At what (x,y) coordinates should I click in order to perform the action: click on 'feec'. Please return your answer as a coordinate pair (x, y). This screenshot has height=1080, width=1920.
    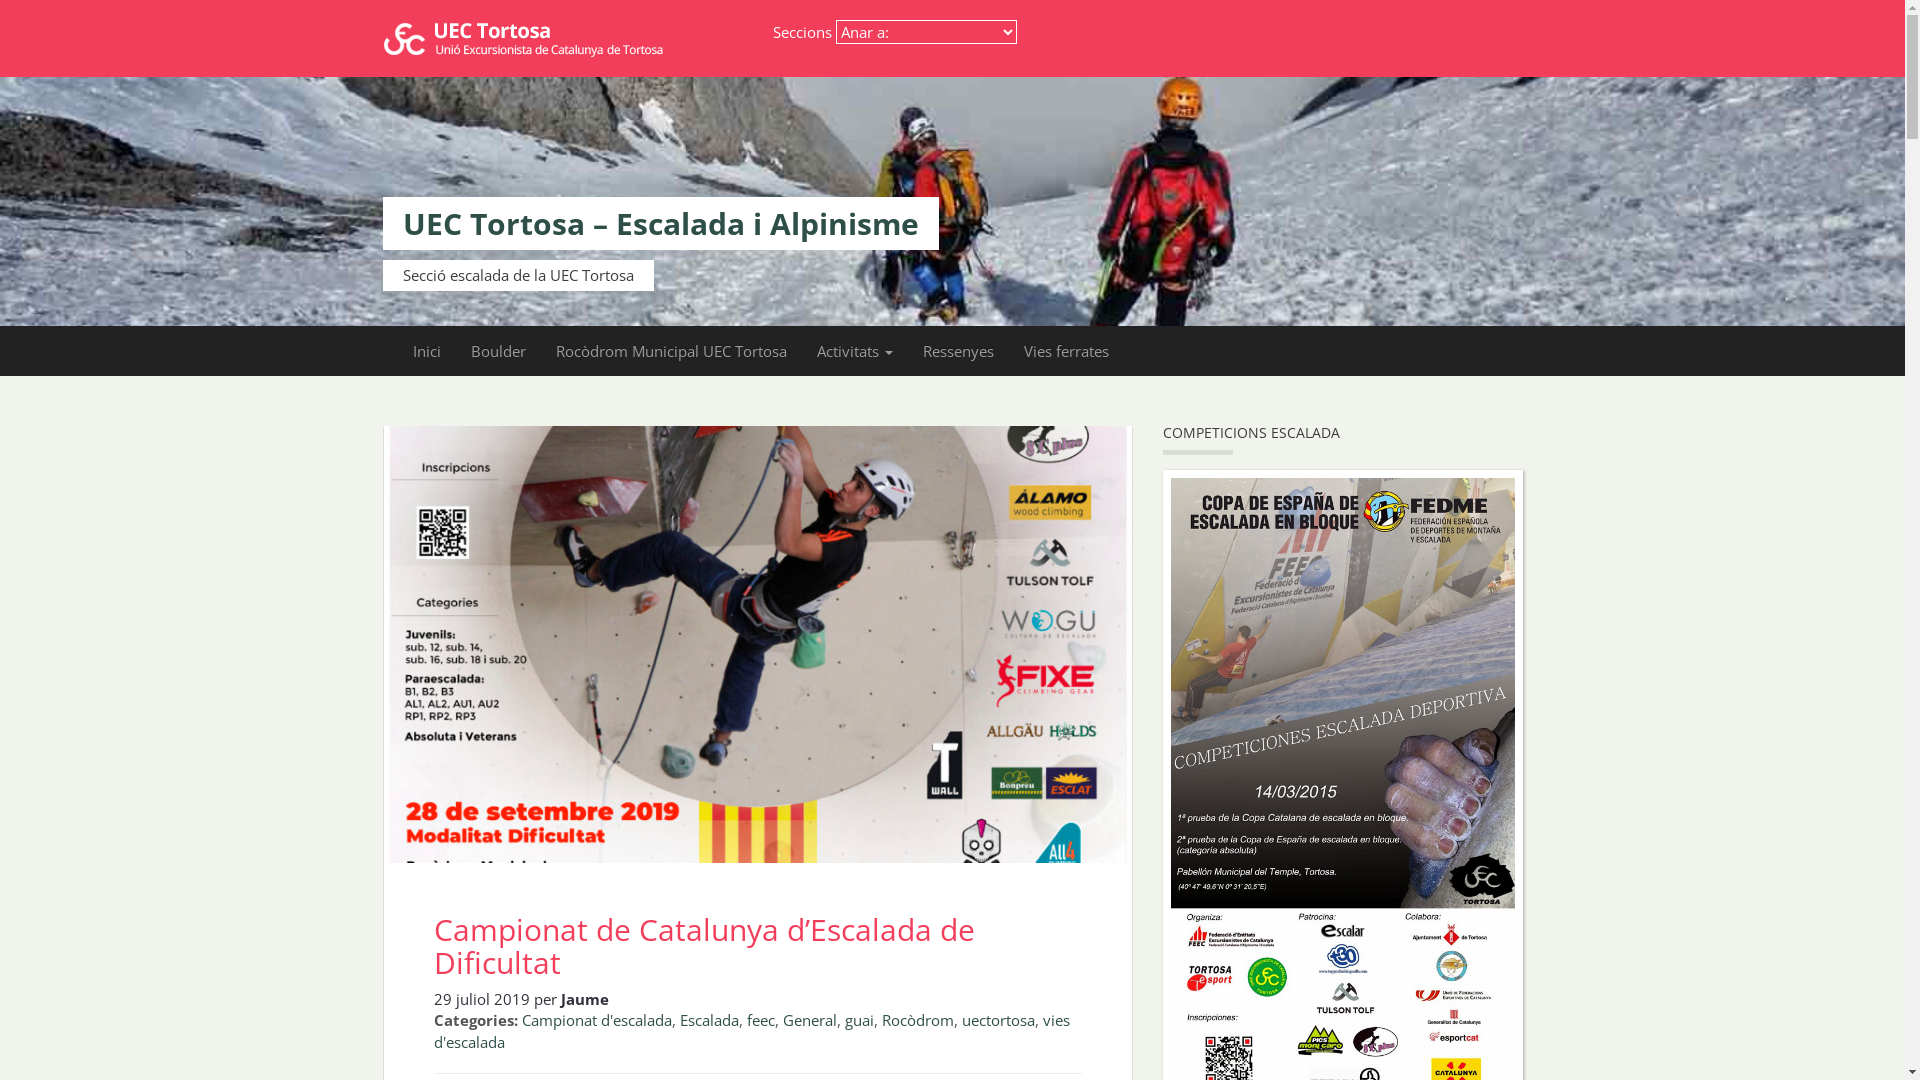
    Looking at the image, I should click on (758, 1019).